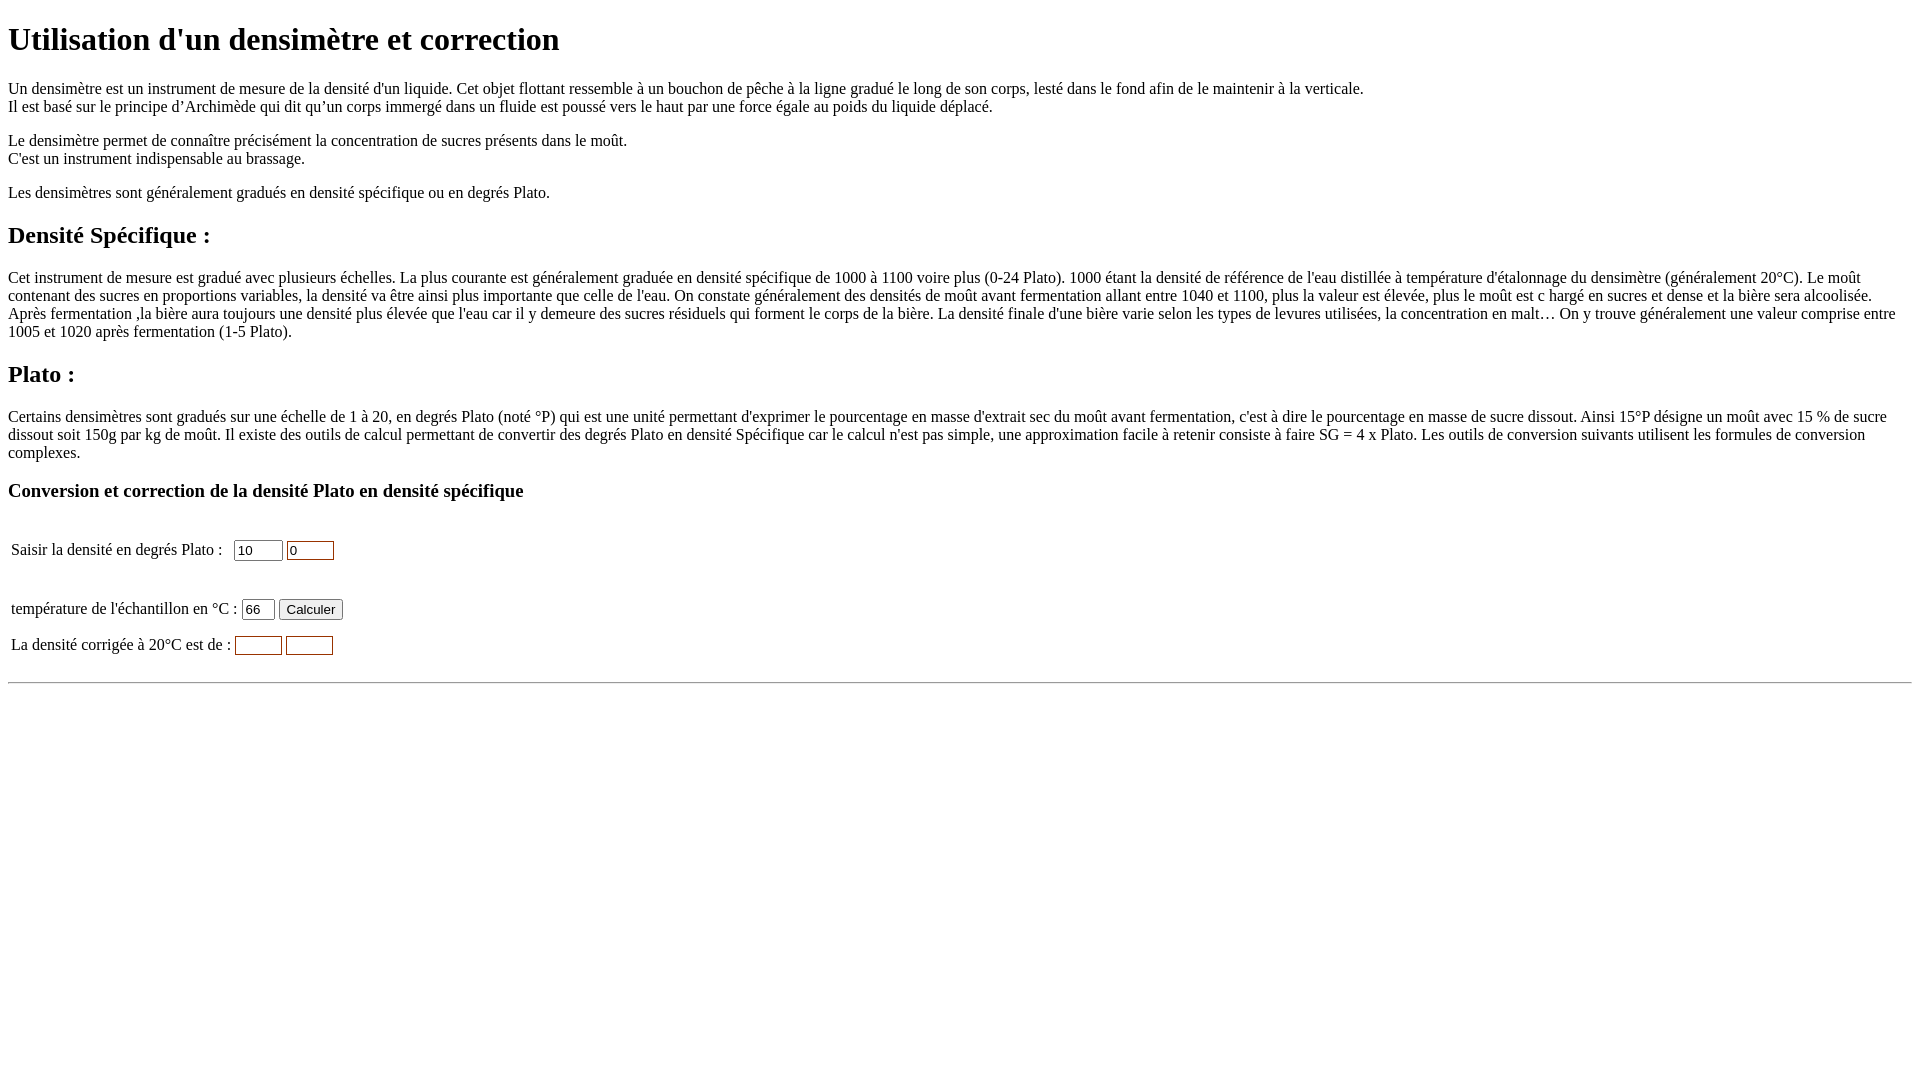  What do you see at coordinates (277, 608) in the screenshot?
I see `'Calculer'` at bounding box center [277, 608].